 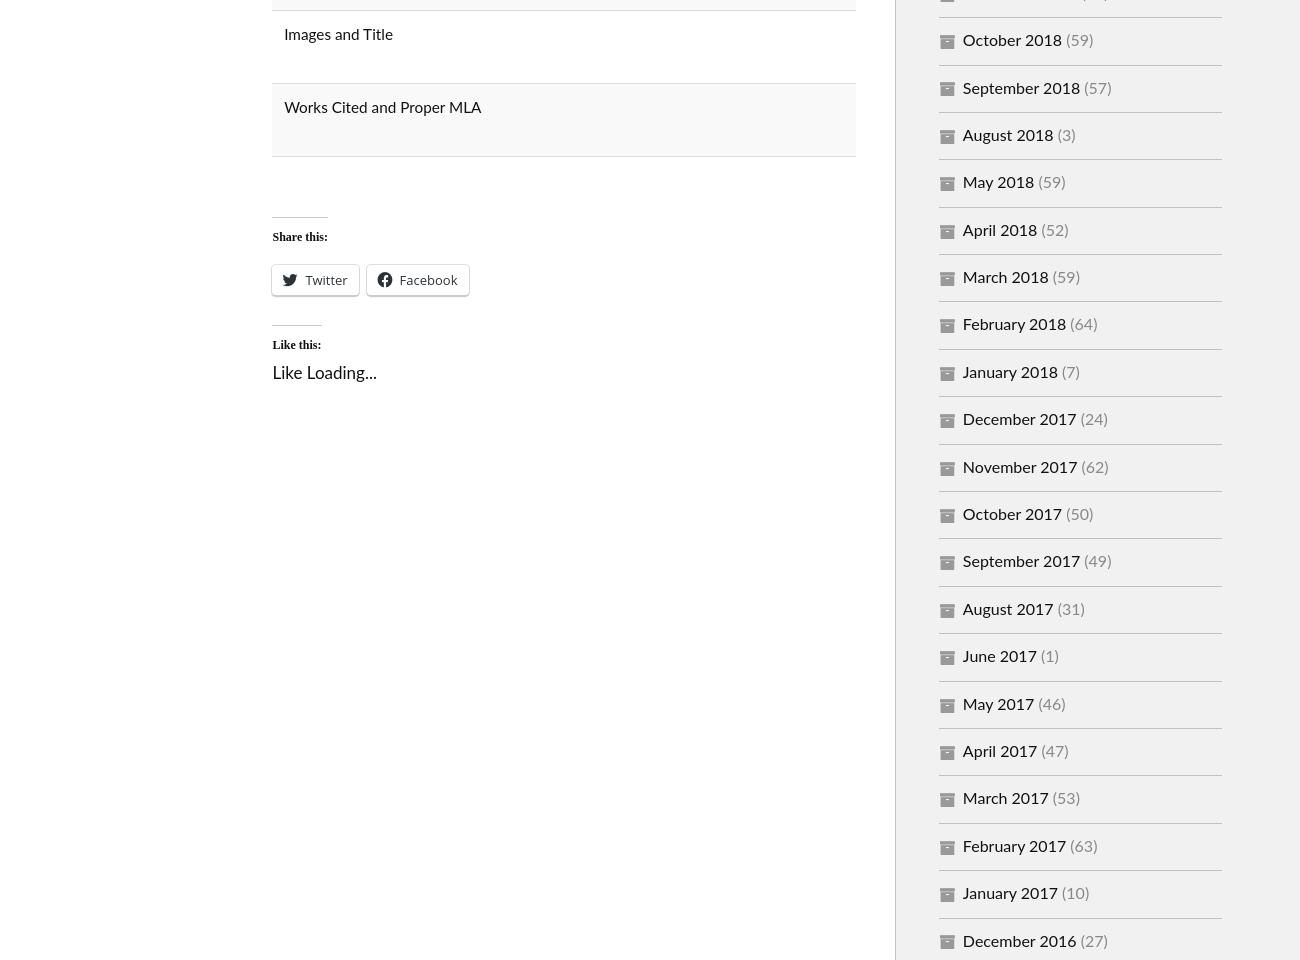 I want to click on 'September 2018', so click(x=1020, y=88).